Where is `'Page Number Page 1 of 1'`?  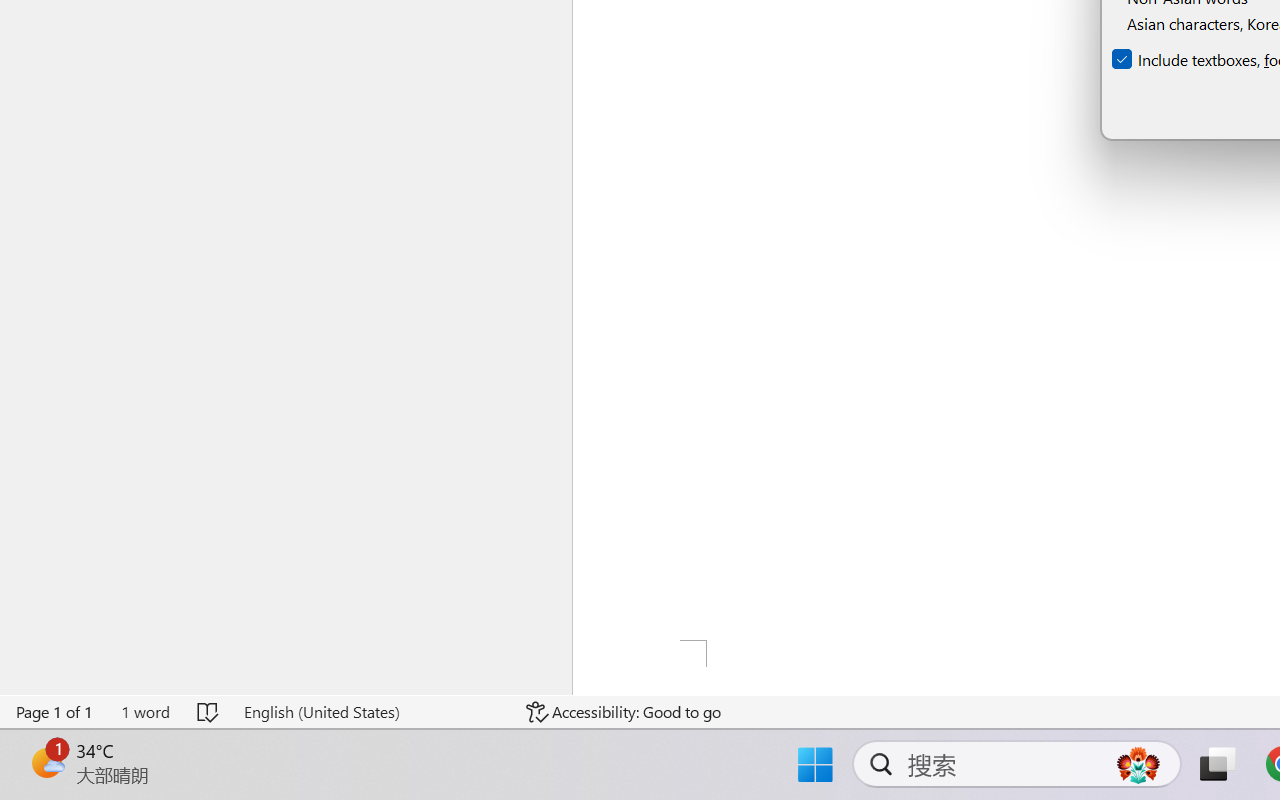 'Page Number Page 1 of 1' is located at coordinates (55, 711).